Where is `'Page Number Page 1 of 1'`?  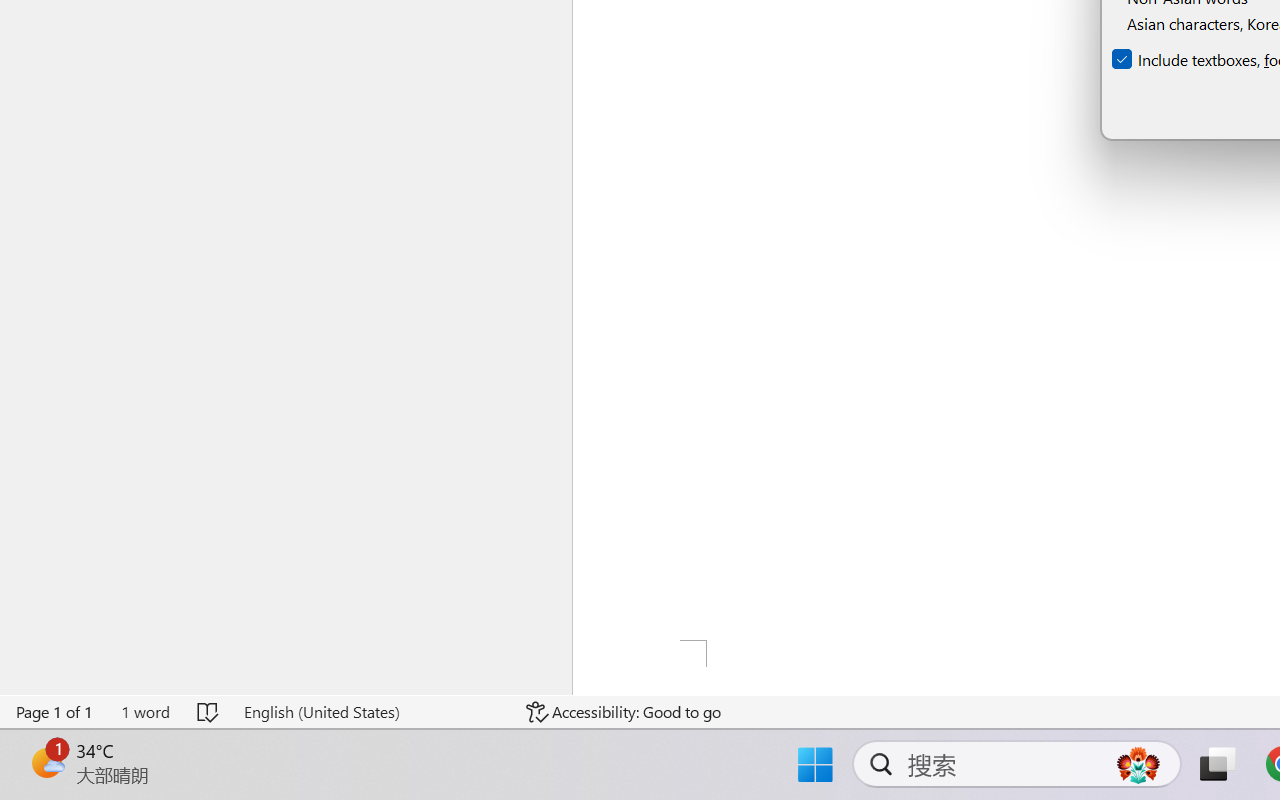 'Page Number Page 1 of 1' is located at coordinates (55, 711).